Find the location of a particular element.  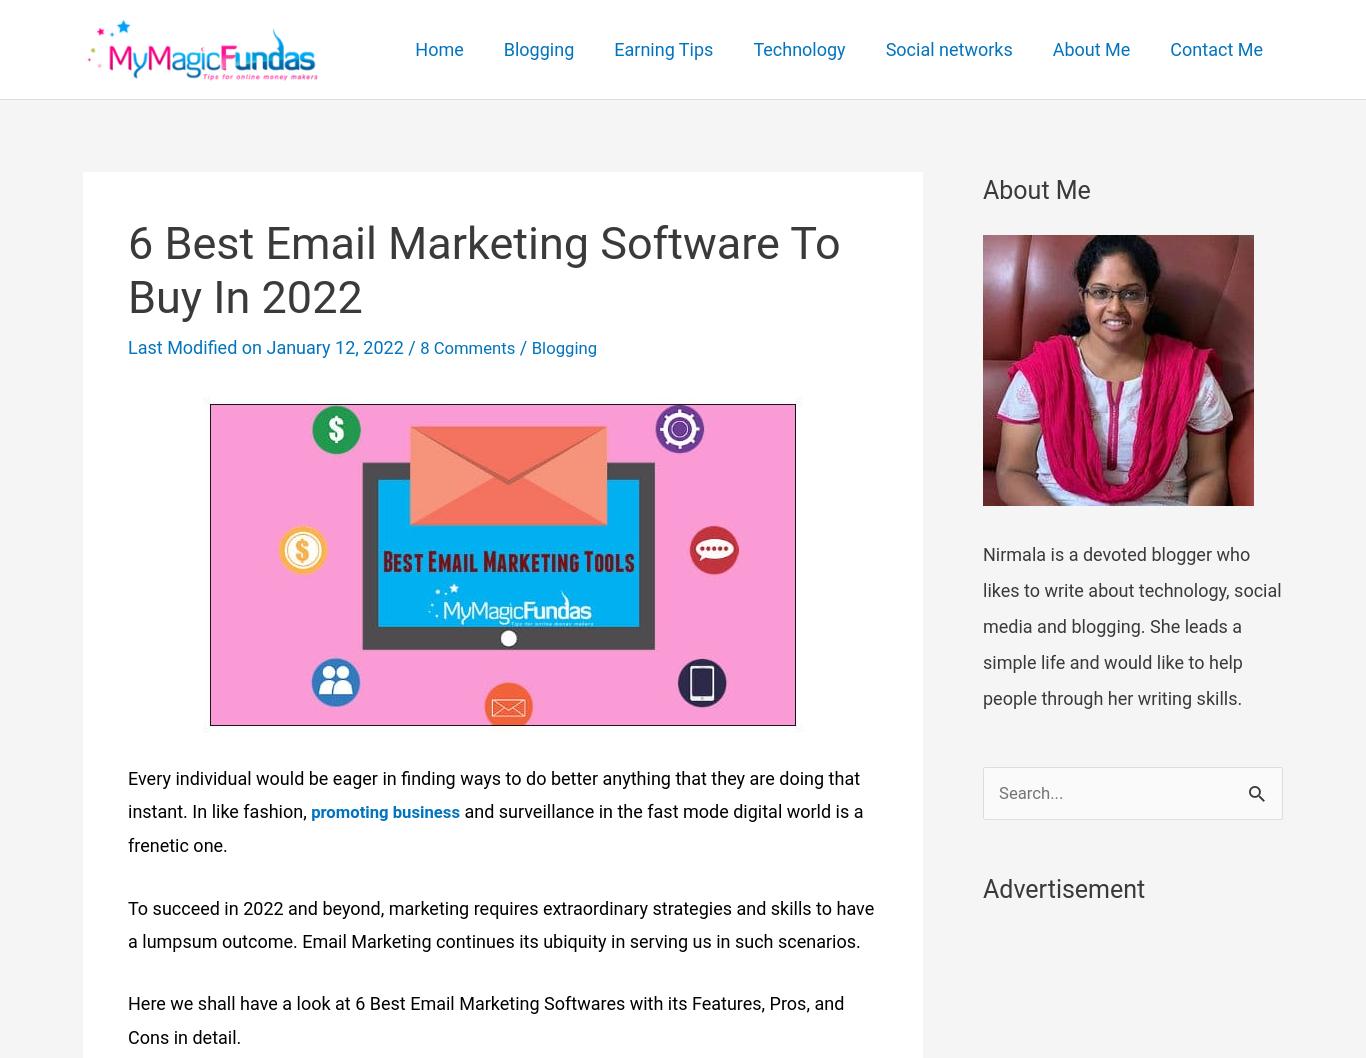

'8 Comments' is located at coordinates (470, 346).